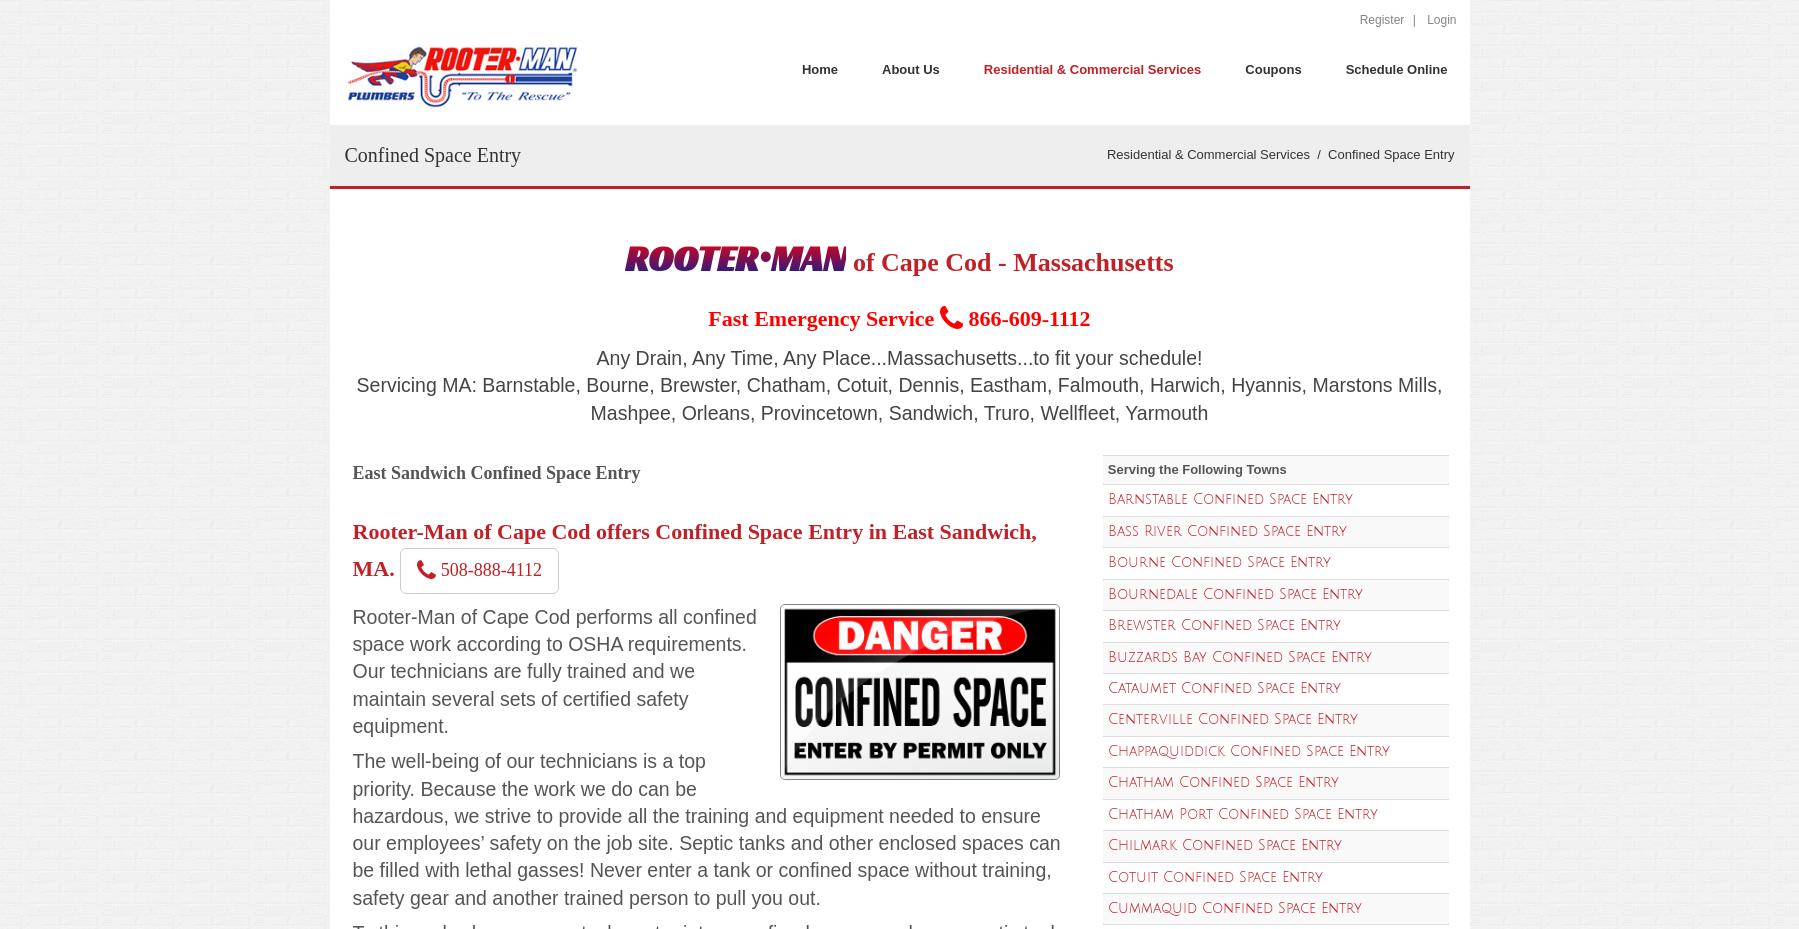 This screenshot has height=929, width=1799. I want to click on 'Rooter-Man of Cape Cod performs all confined space work according to OSHA requirements. Our technicians are fully trained and we maintain several sets of certified safety equipment.', so click(552, 670).